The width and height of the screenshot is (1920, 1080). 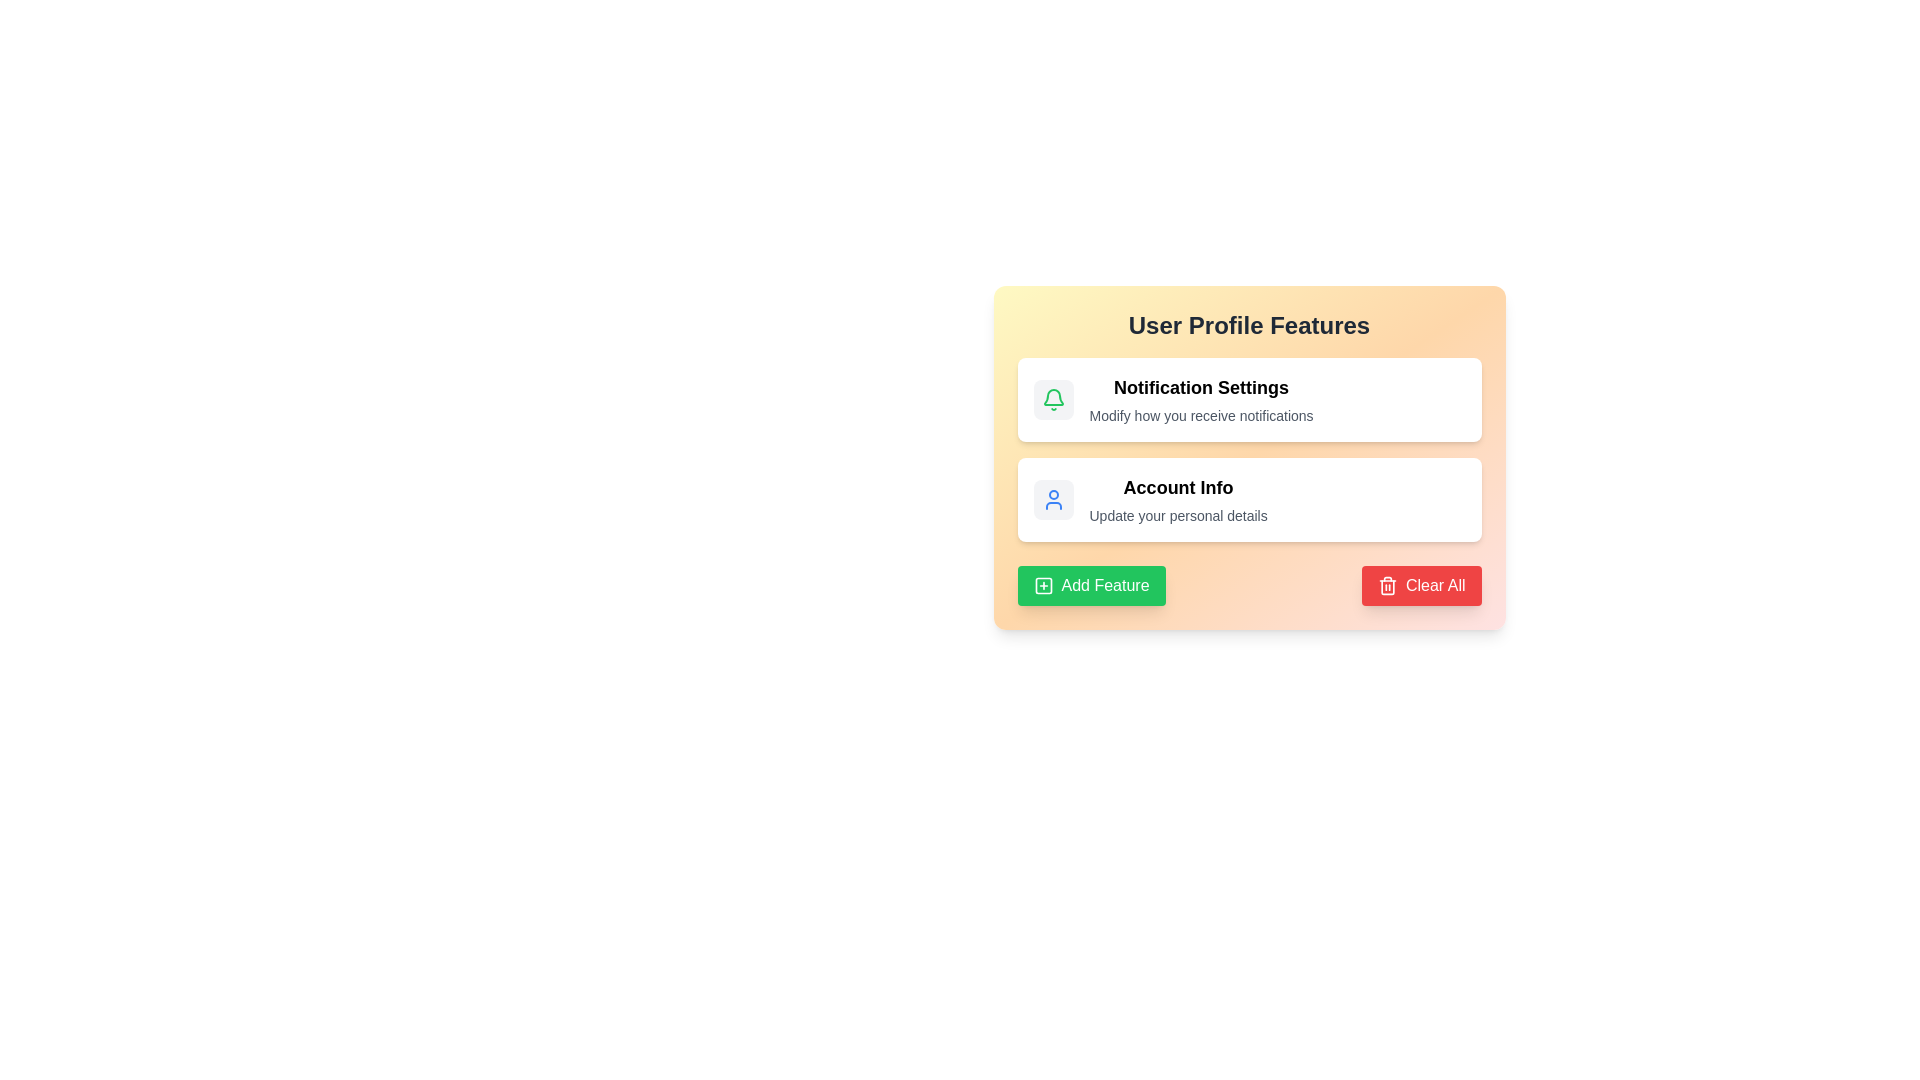 I want to click on the informational text label located below the 'Account Info' text element, which provides context for updating personal details in the 'User Profile Features' section, so click(x=1178, y=515).